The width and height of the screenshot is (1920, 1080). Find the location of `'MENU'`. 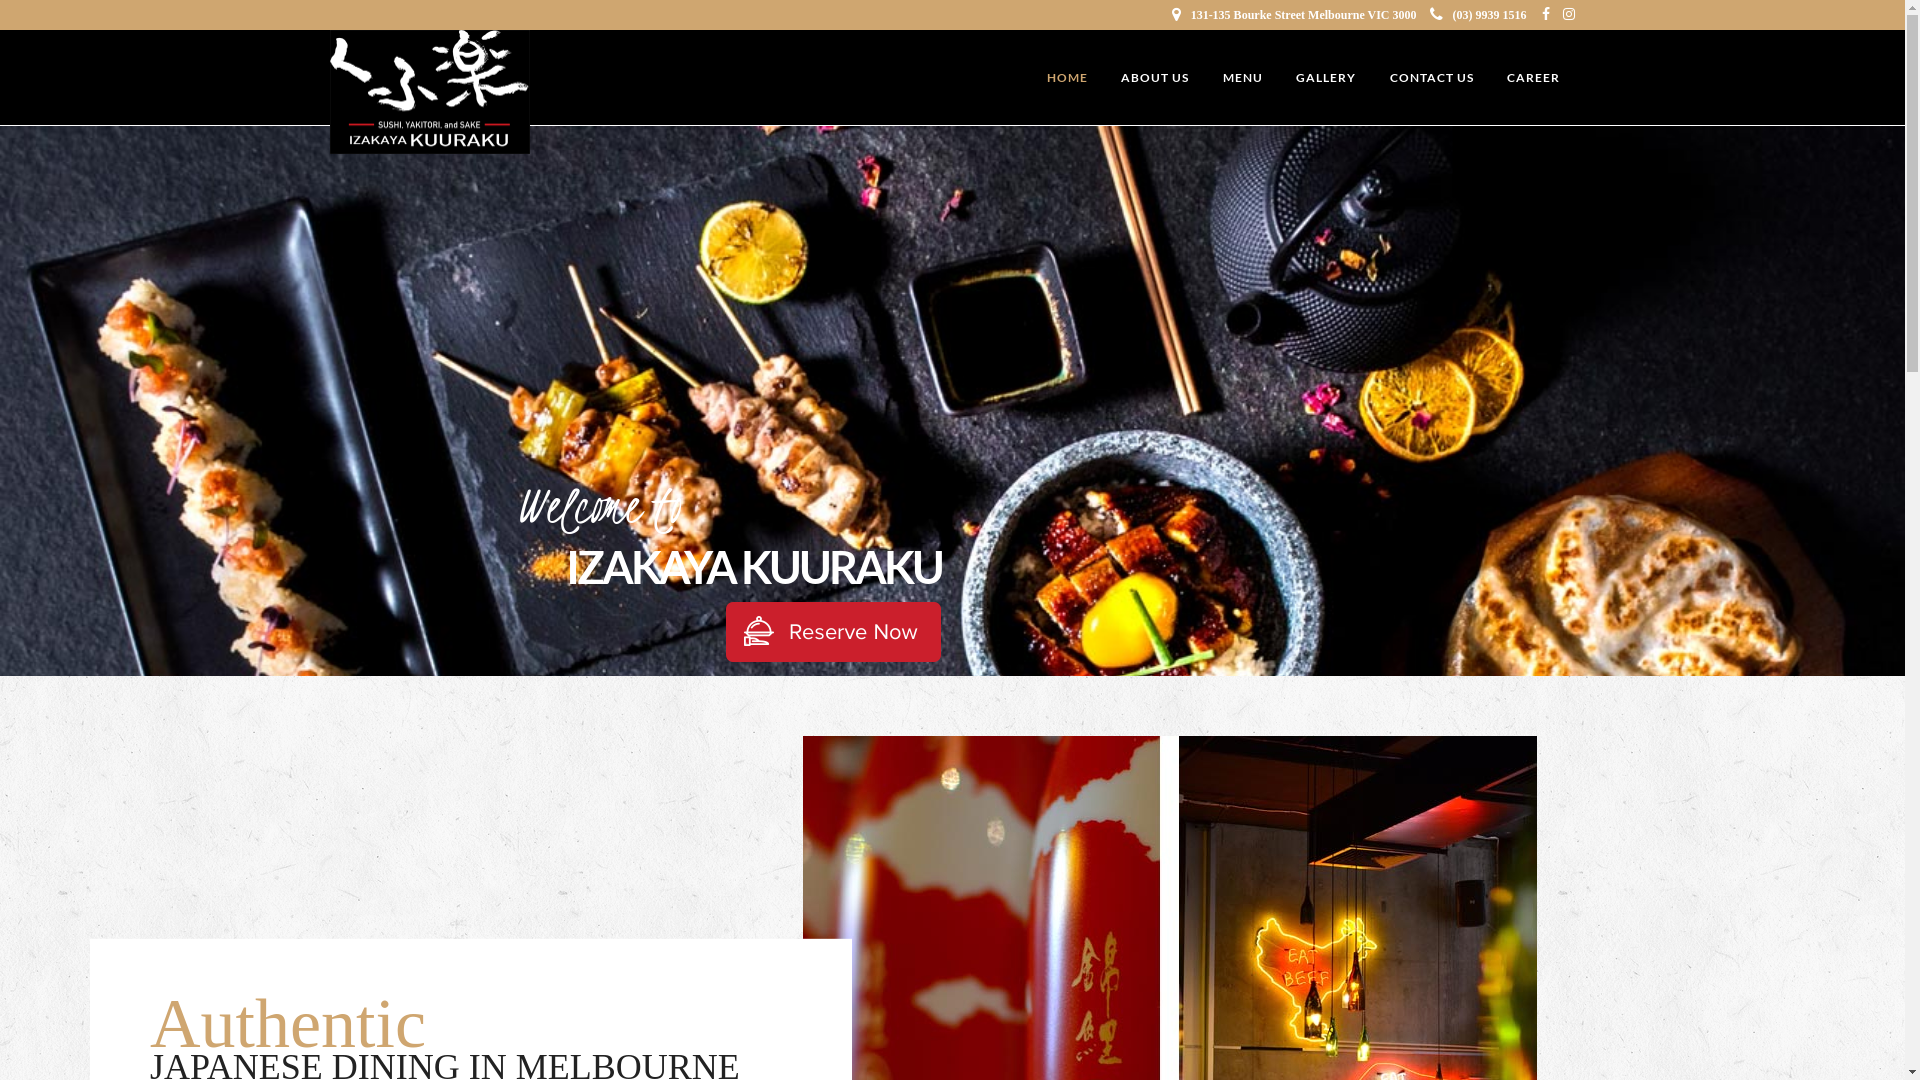

'MENU' is located at coordinates (1207, 77).